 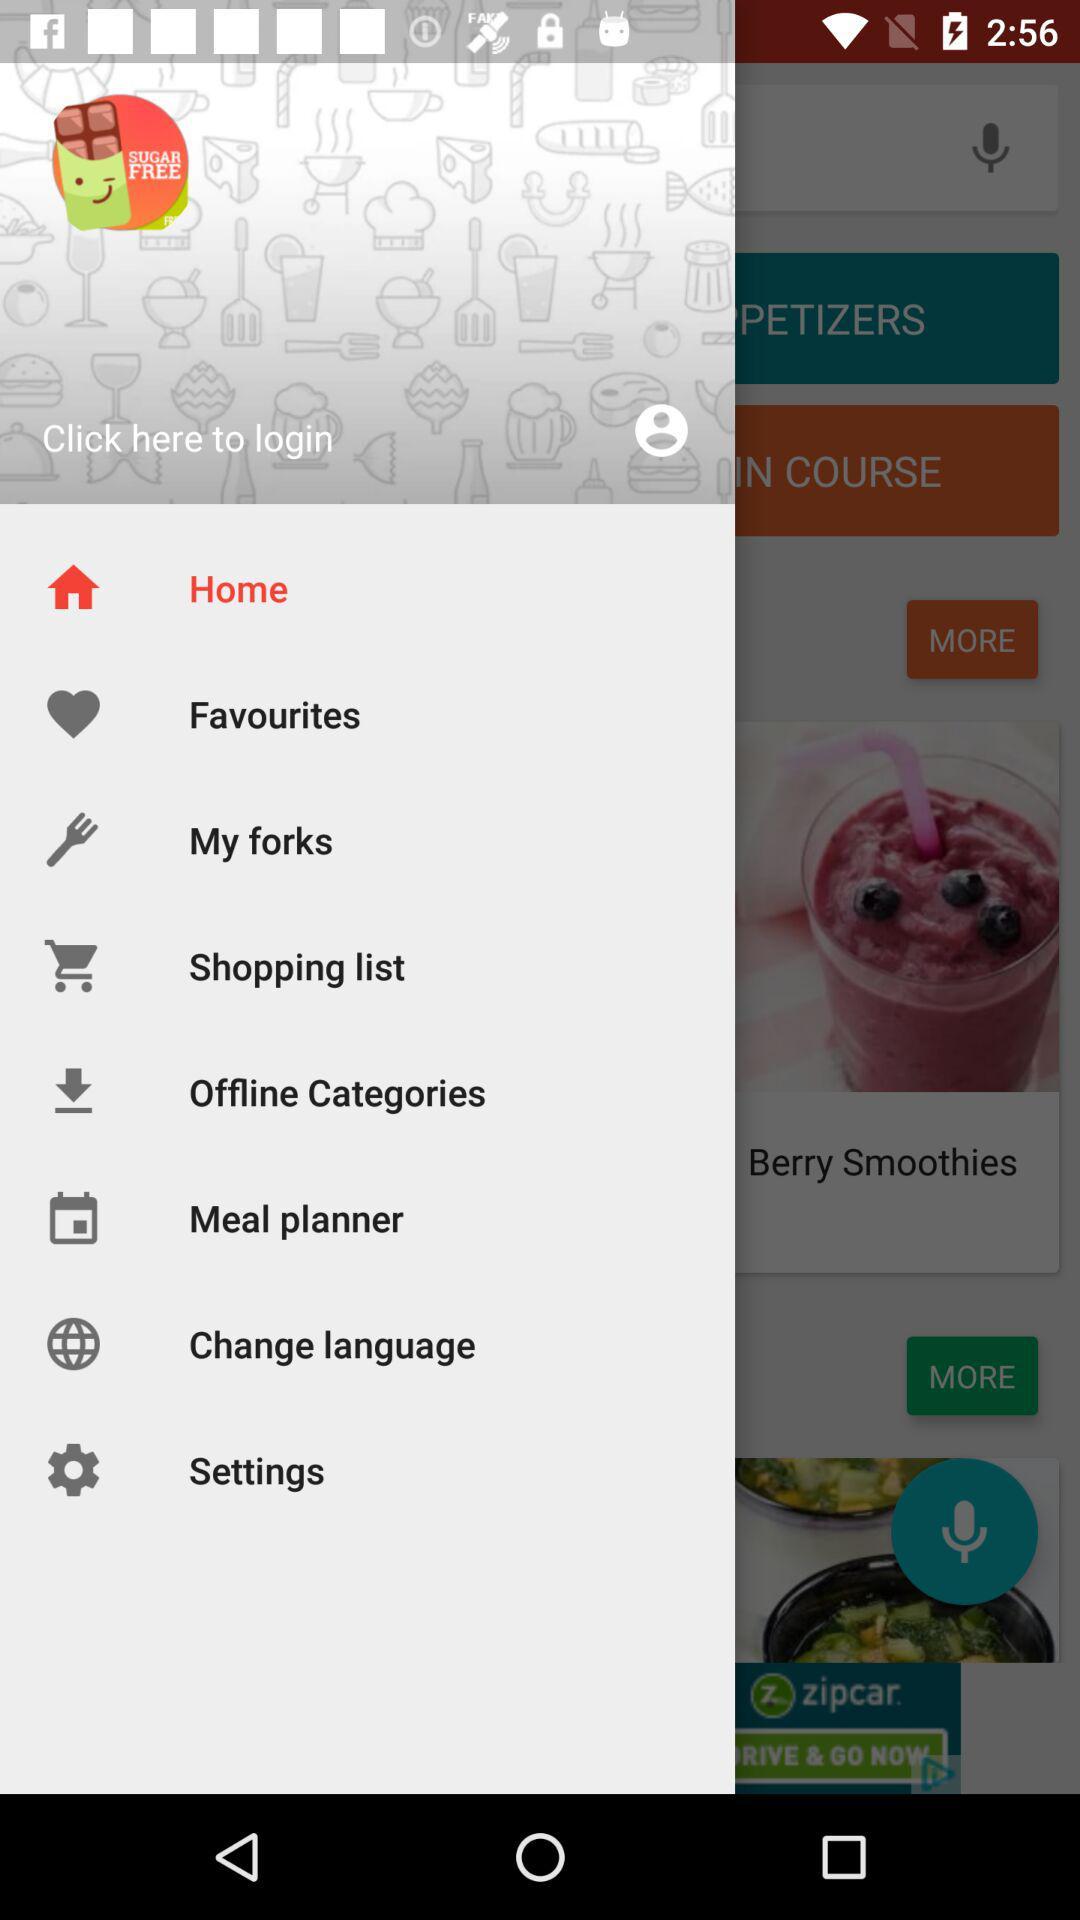 What do you see at coordinates (963, 1530) in the screenshot?
I see `the microphone icon` at bounding box center [963, 1530].